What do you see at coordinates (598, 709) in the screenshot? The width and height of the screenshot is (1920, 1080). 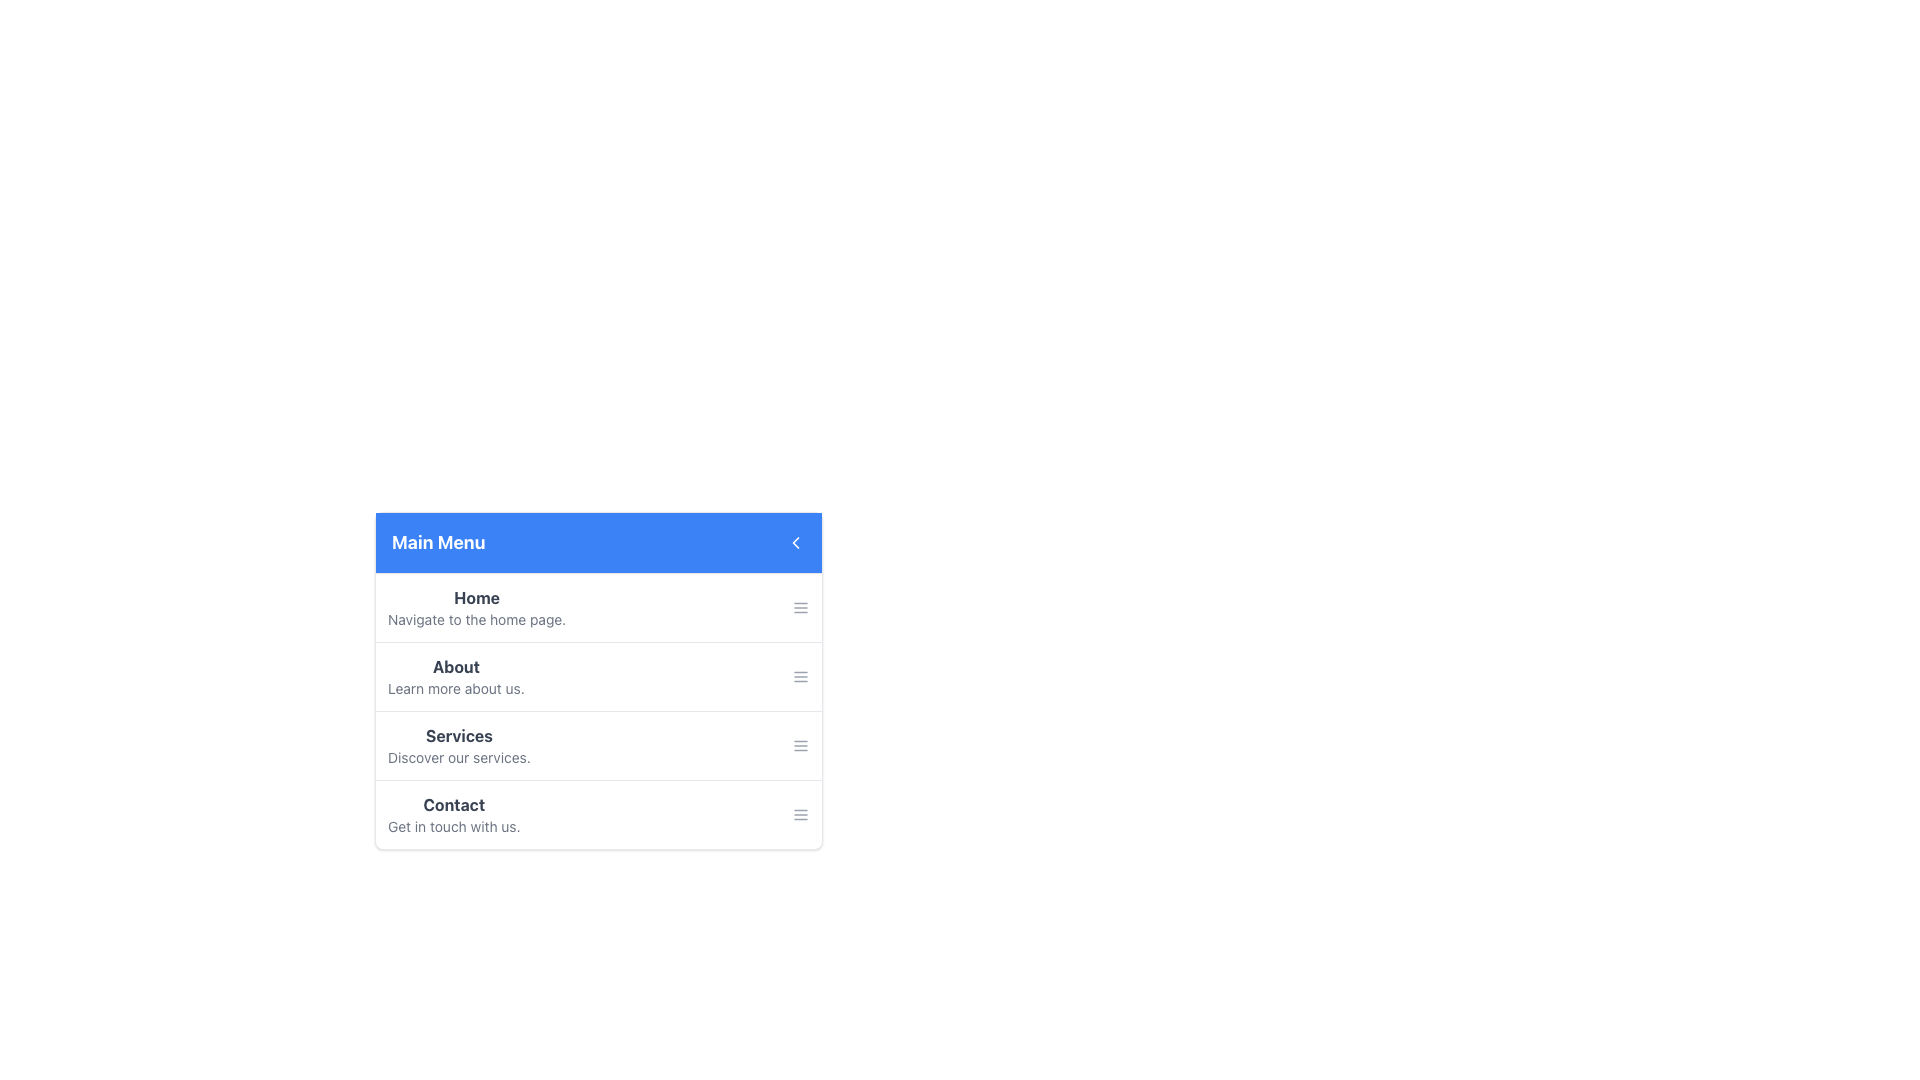 I see `to select the 'About' submenu item in the Main Menu panel, which is the second item in the list of four options` at bounding box center [598, 709].